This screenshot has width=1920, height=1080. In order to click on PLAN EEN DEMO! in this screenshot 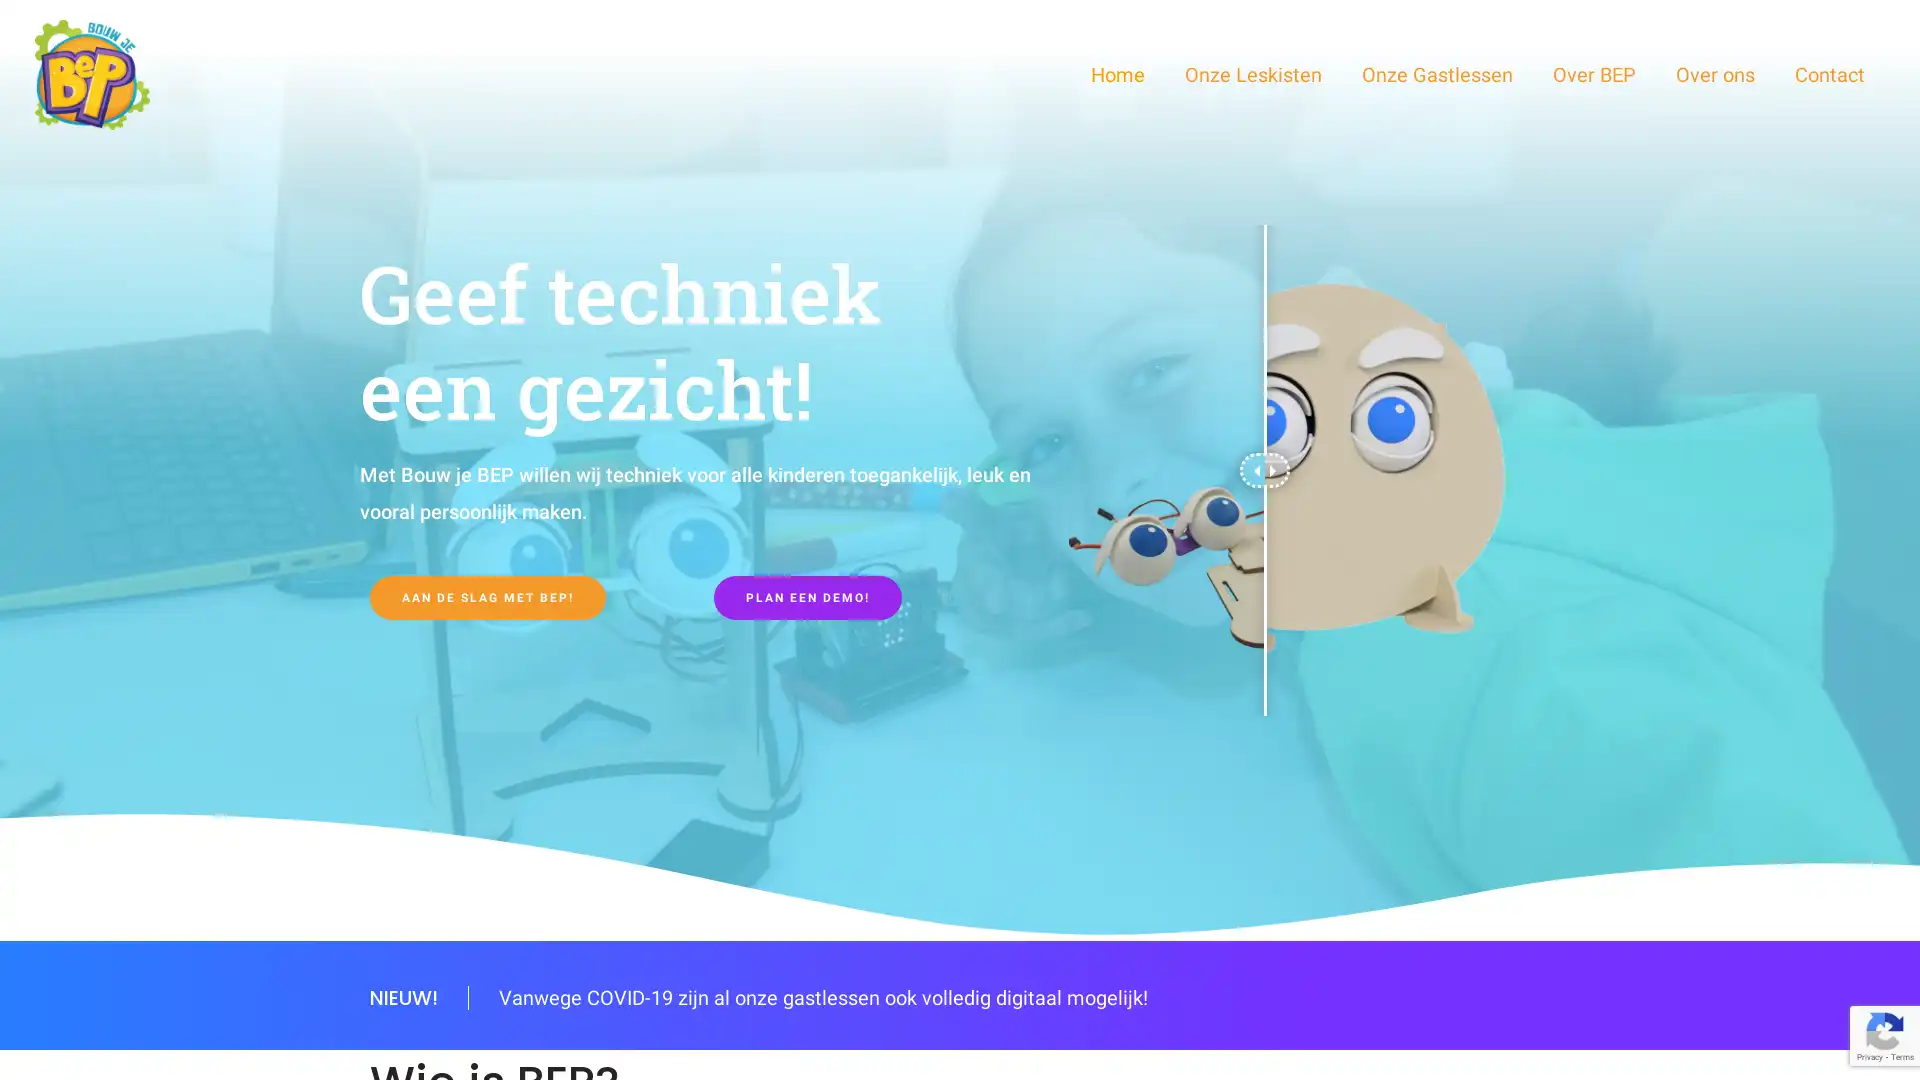, I will do `click(807, 596)`.